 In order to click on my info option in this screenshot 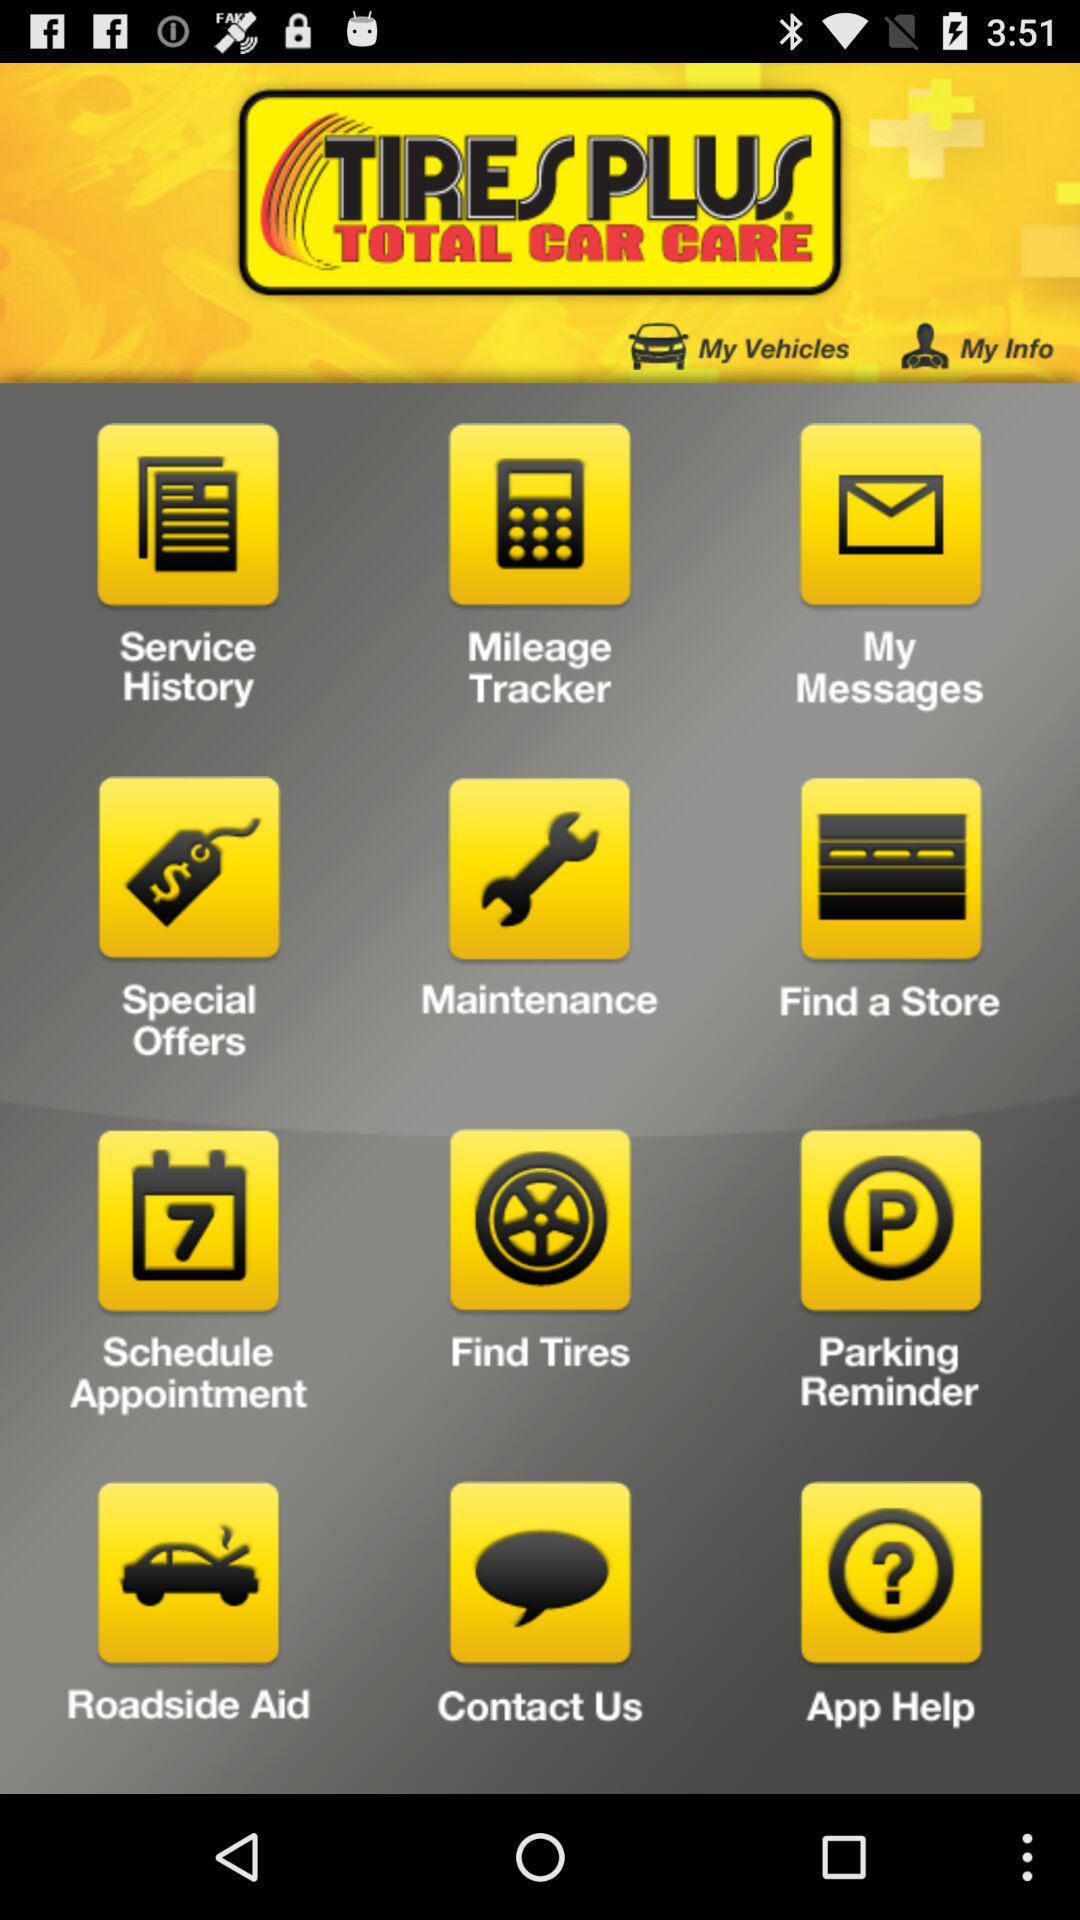, I will do `click(976, 346)`.